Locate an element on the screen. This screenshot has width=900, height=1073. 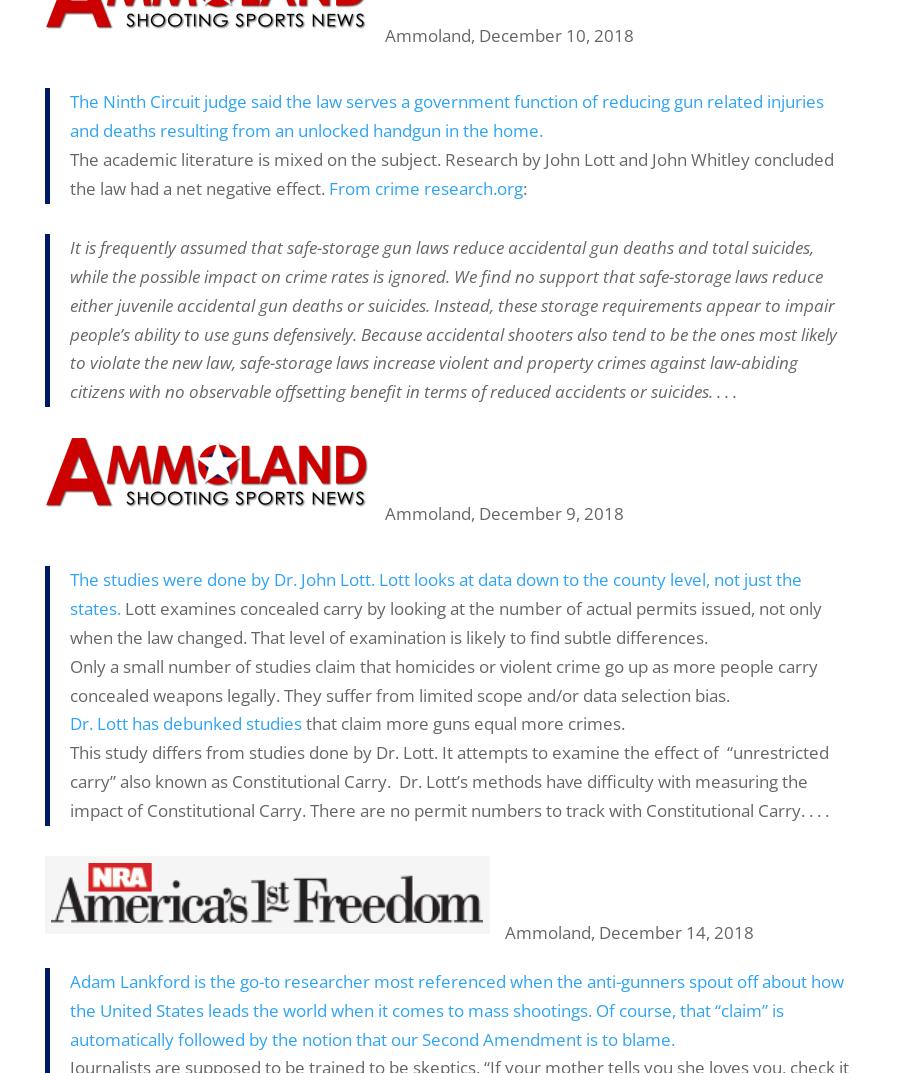
'The studies were done by Dr. John Lott. Lott looks at data down to the county level, not just the states.' is located at coordinates (435, 593).